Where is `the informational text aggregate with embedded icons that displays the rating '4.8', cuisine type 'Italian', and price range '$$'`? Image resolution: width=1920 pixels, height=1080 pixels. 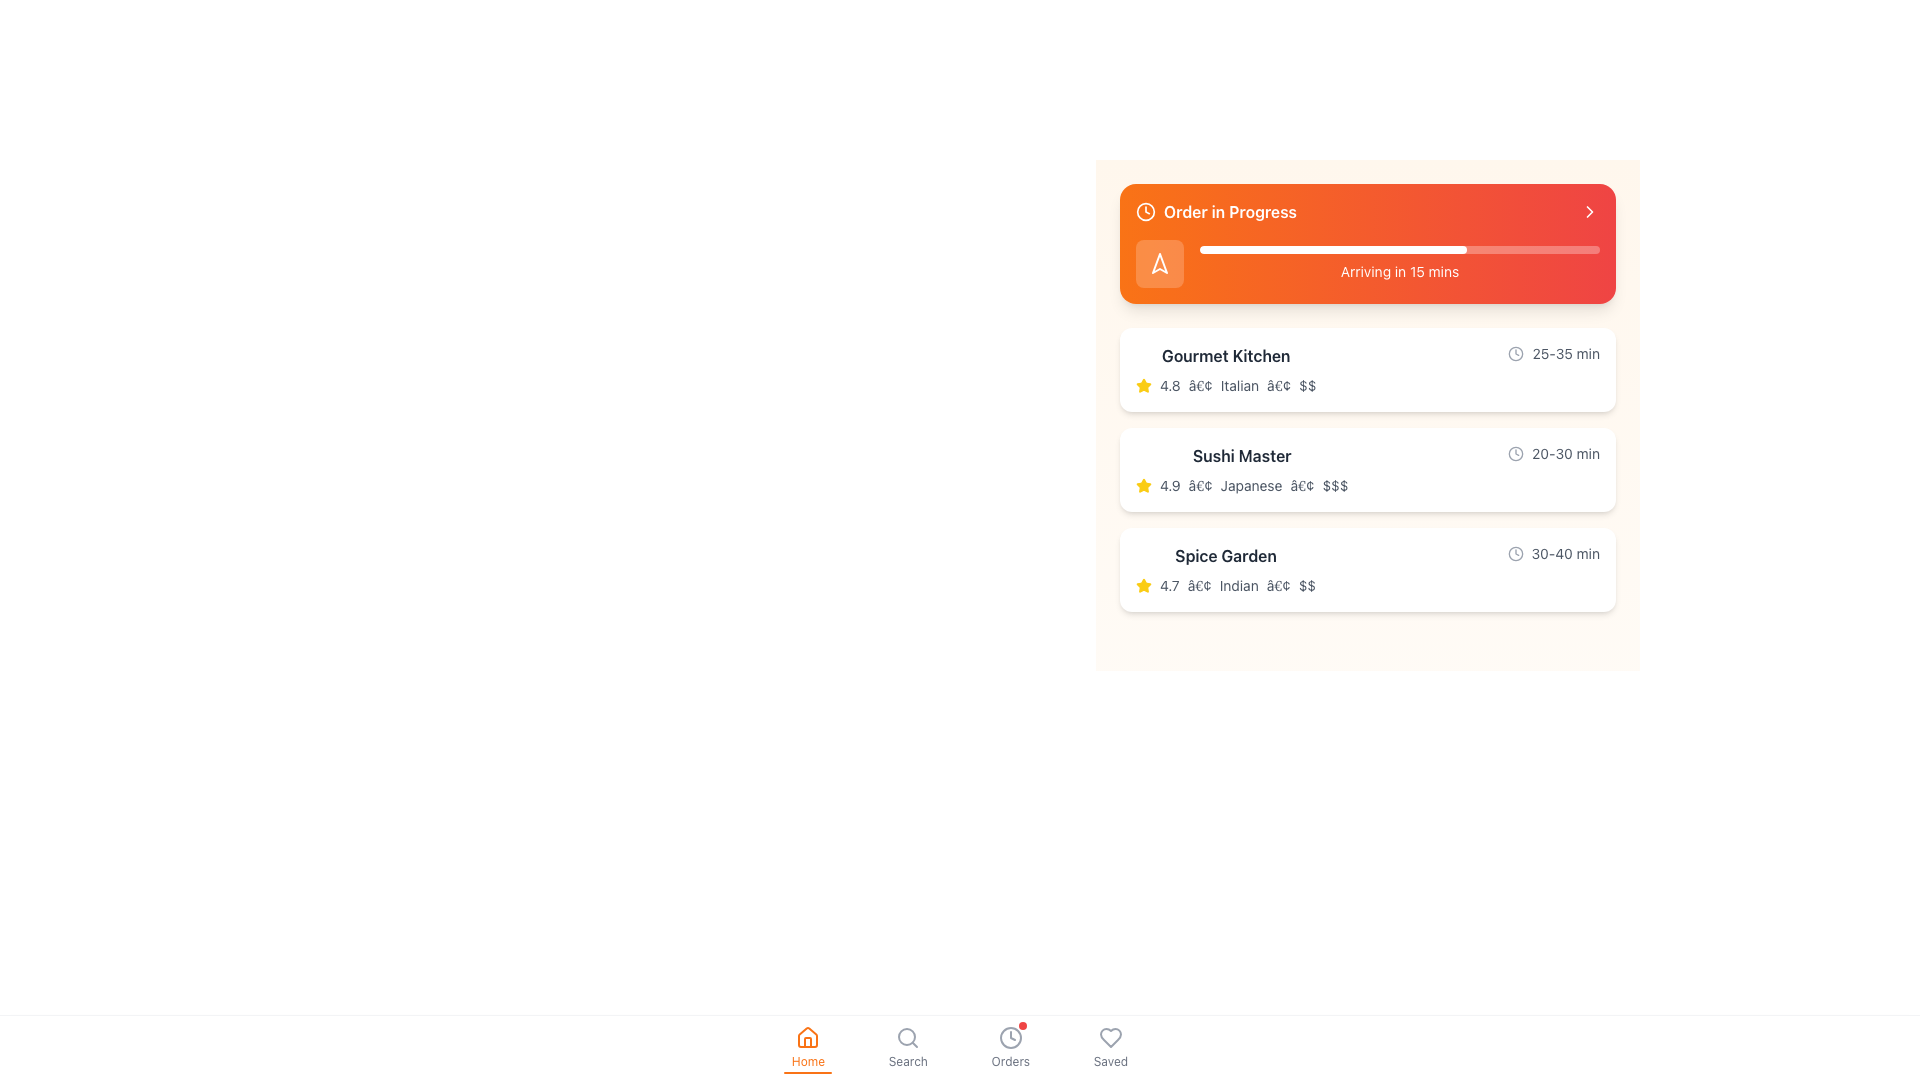 the informational text aggregate with embedded icons that displays the rating '4.8', cuisine type 'Italian', and price range '$$' is located at coordinates (1225, 385).